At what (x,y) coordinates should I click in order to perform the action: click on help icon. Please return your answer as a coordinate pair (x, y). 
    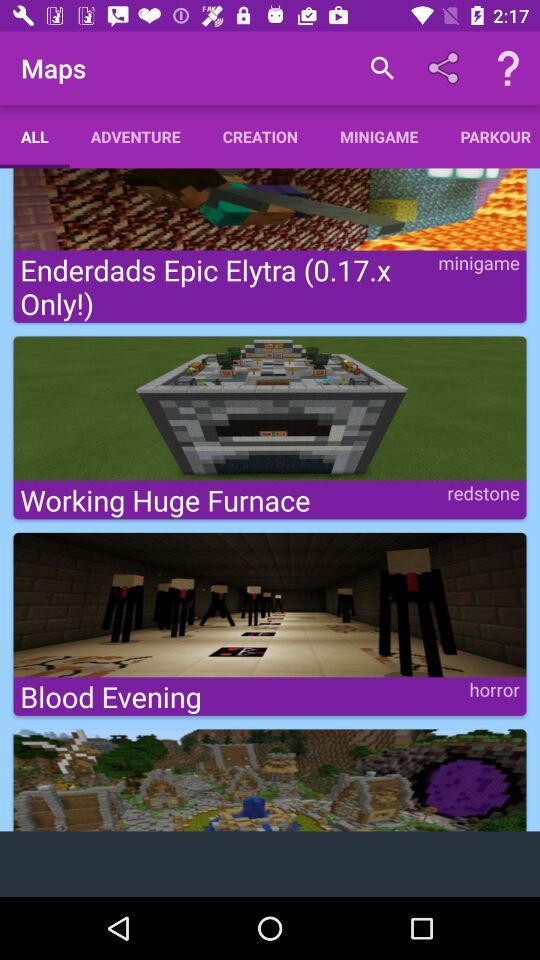
    Looking at the image, I should click on (508, 68).